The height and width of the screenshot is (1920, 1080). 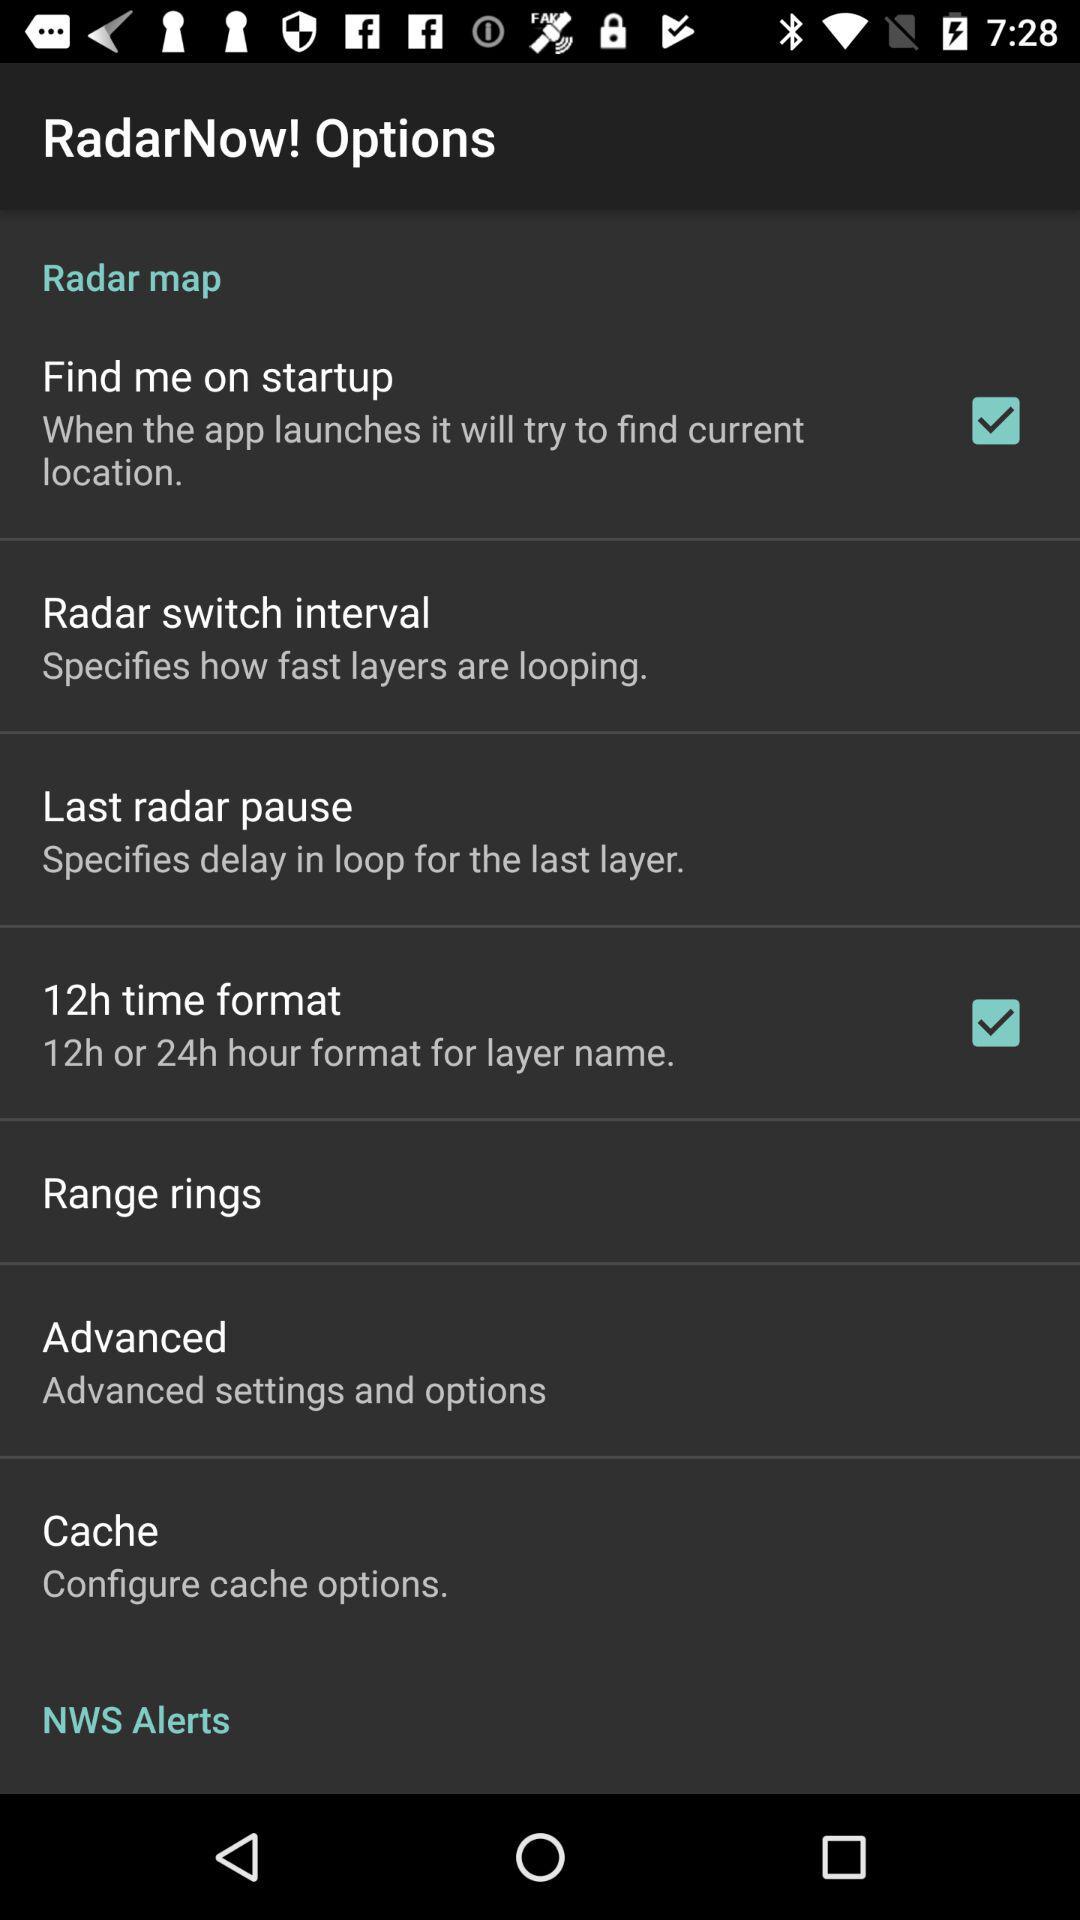 I want to click on the range rings, so click(x=151, y=1191).